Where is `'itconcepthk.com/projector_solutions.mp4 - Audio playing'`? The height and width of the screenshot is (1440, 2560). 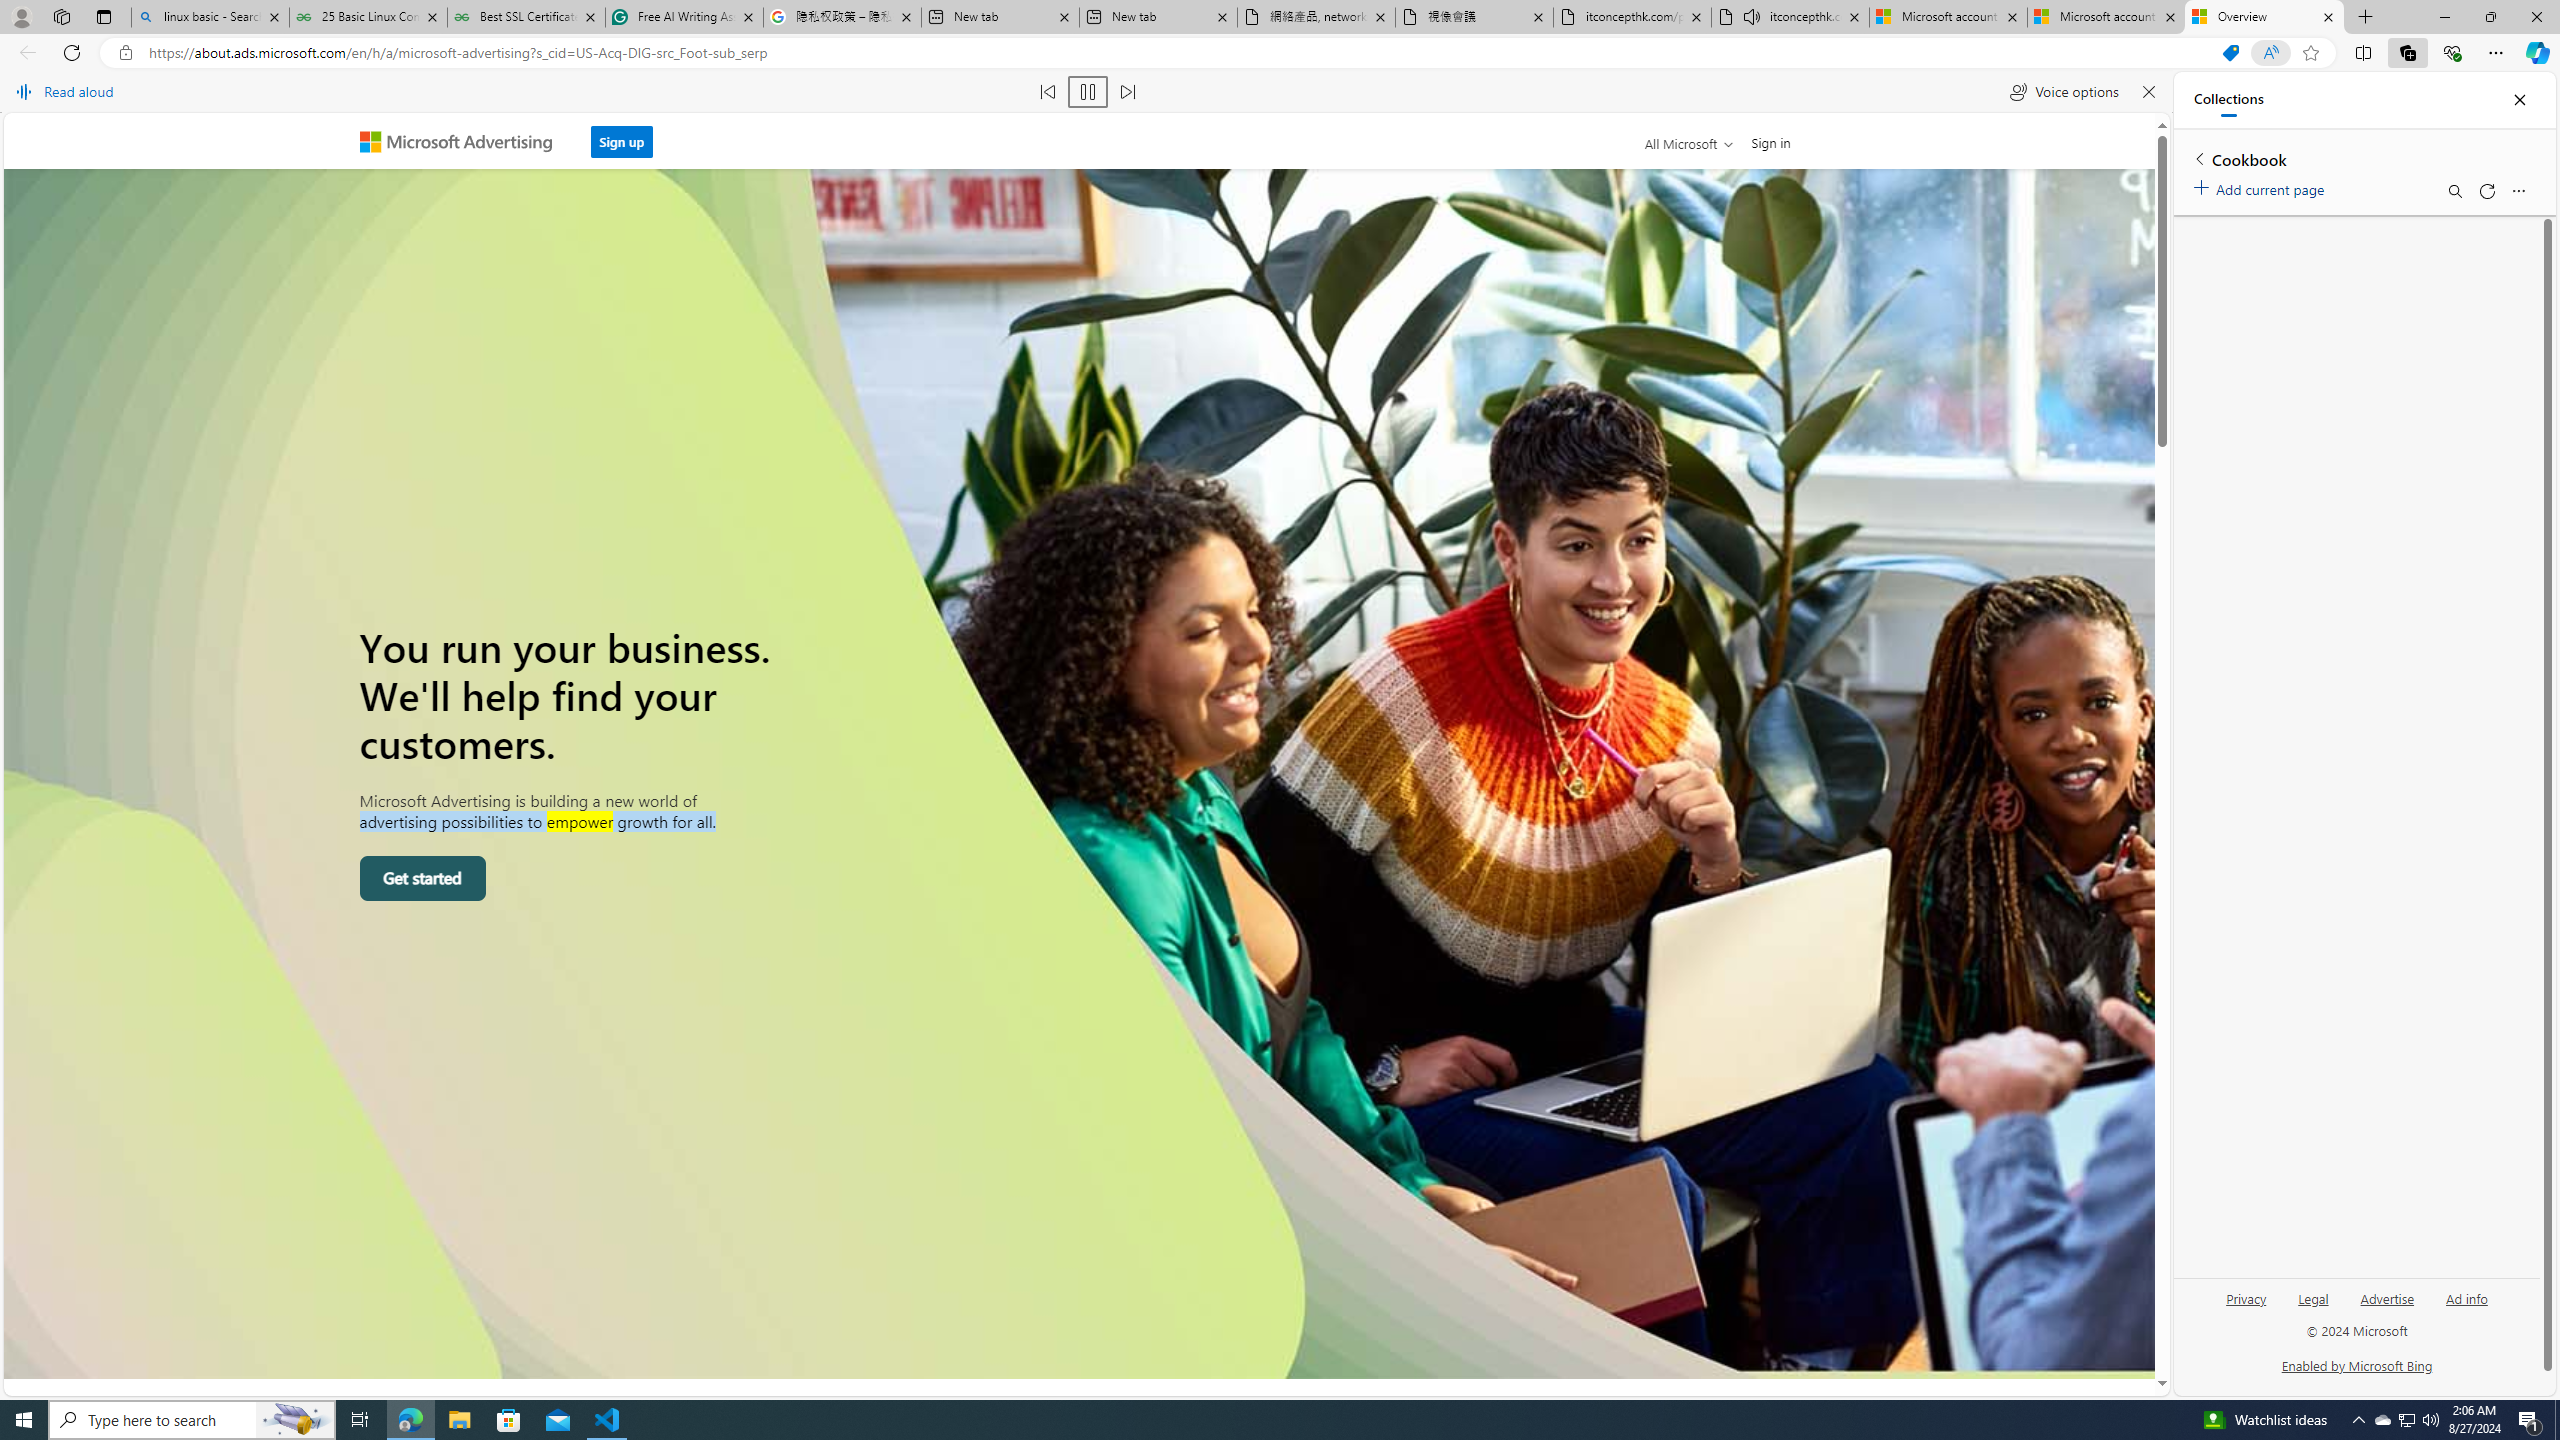 'itconcepthk.com/projector_solutions.mp4 - Audio playing' is located at coordinates (1789, 16).